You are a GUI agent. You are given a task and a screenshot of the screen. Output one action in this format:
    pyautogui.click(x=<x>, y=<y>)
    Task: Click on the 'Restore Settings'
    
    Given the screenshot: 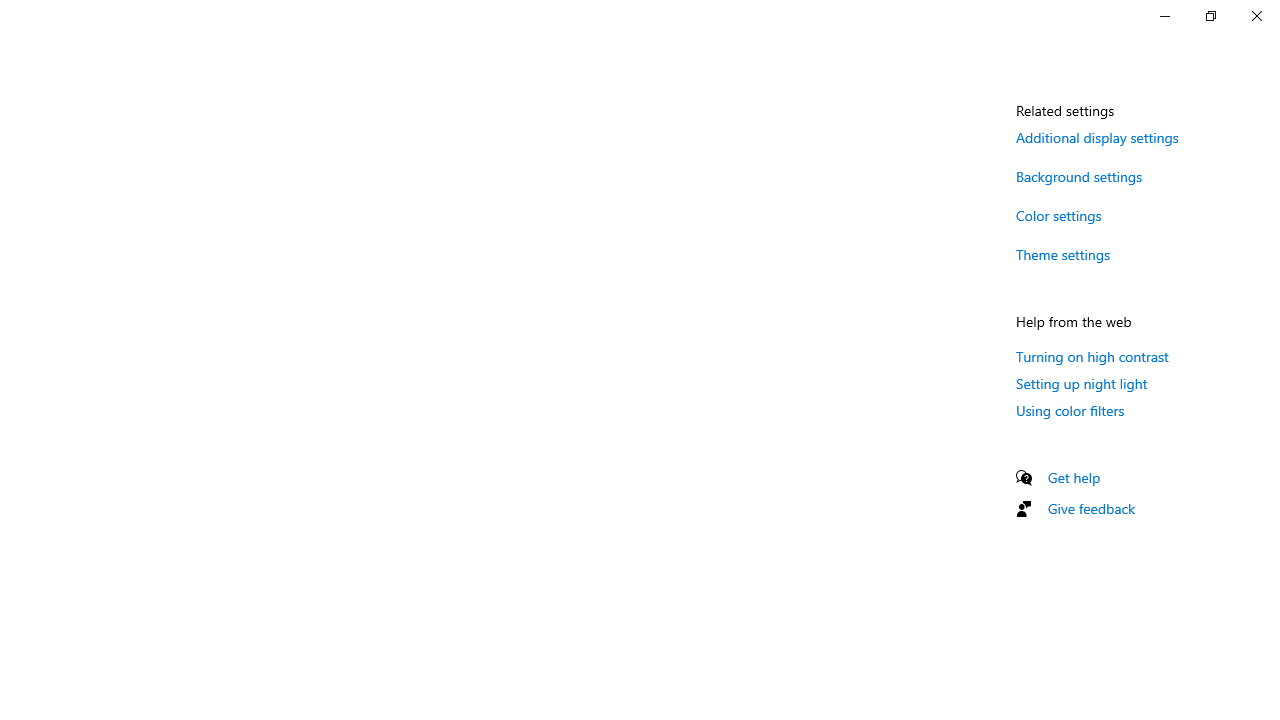 What is the action you would take?
    pyautogui.click(x=1209, y=15)
    